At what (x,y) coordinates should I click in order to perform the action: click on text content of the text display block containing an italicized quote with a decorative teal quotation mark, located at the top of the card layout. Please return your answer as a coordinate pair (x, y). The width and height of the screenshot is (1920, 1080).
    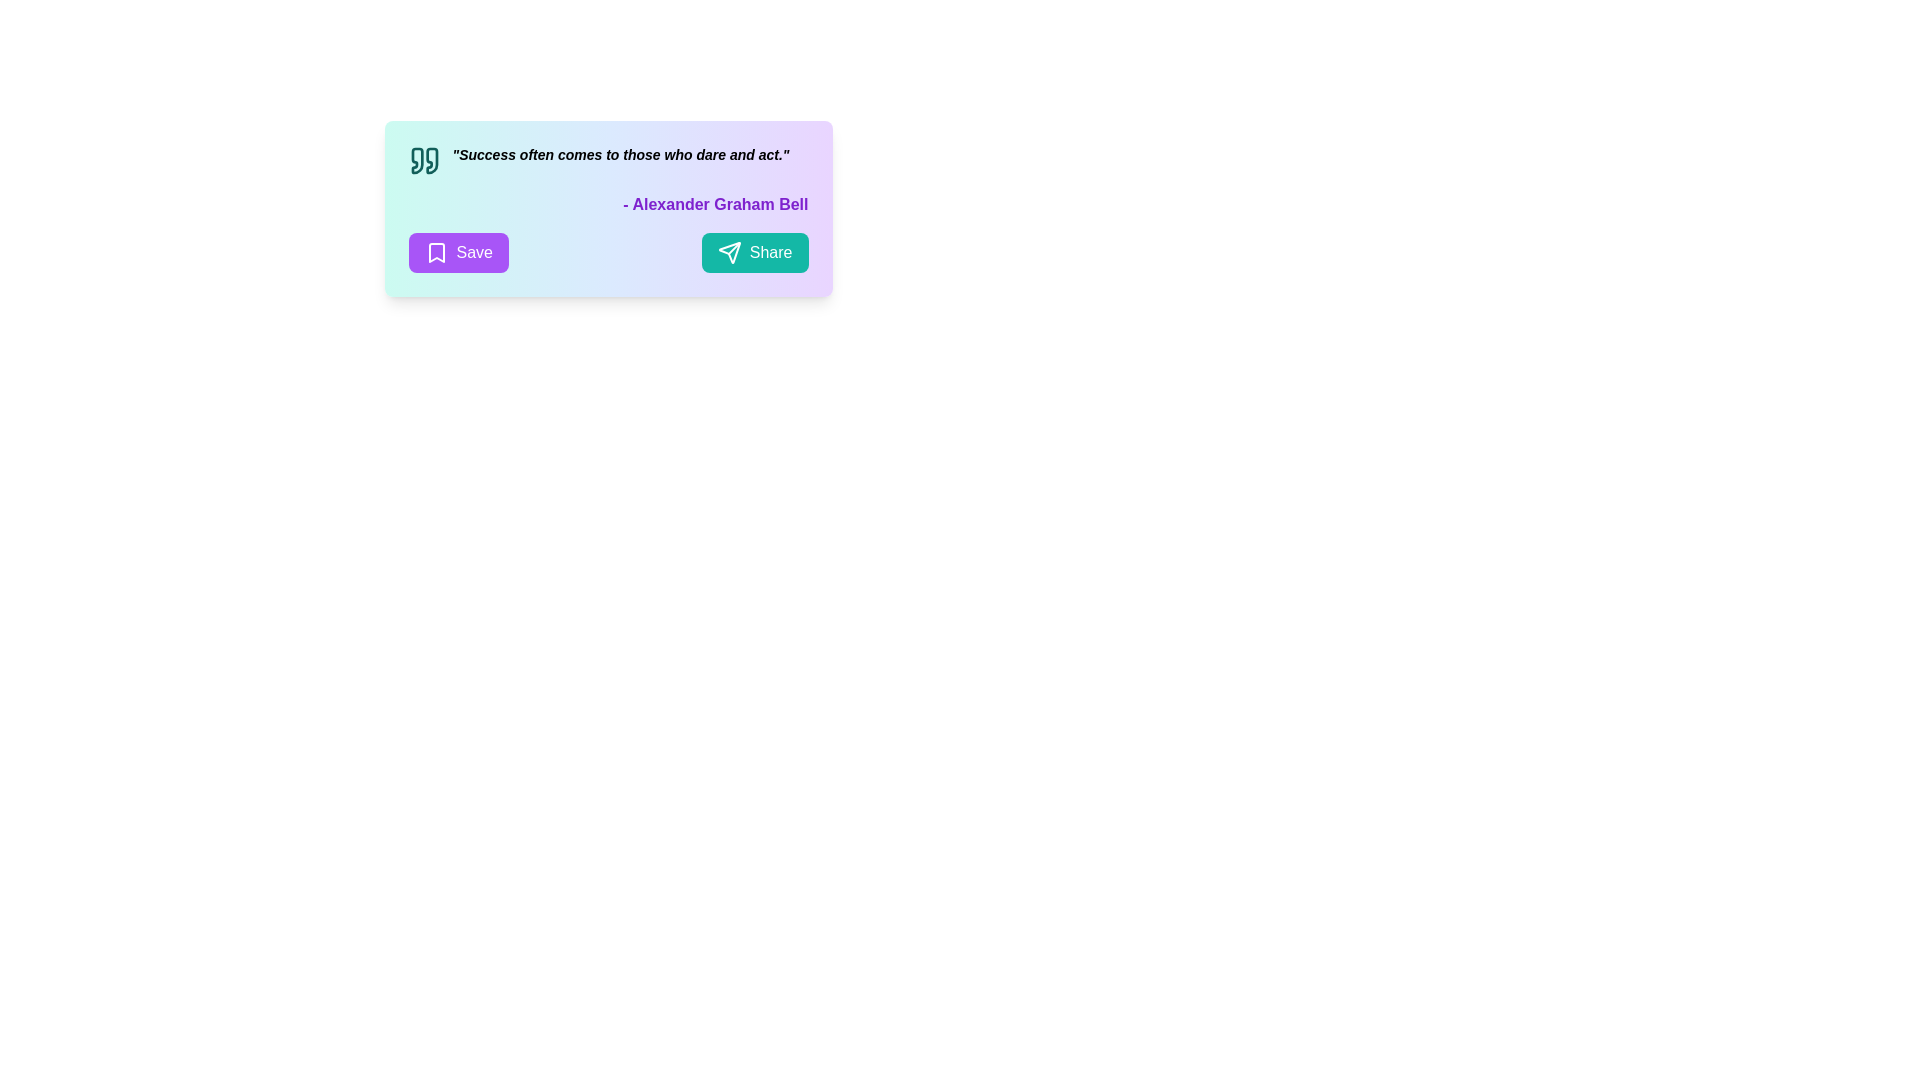
    Looking at the image, I should click on (607, 160).